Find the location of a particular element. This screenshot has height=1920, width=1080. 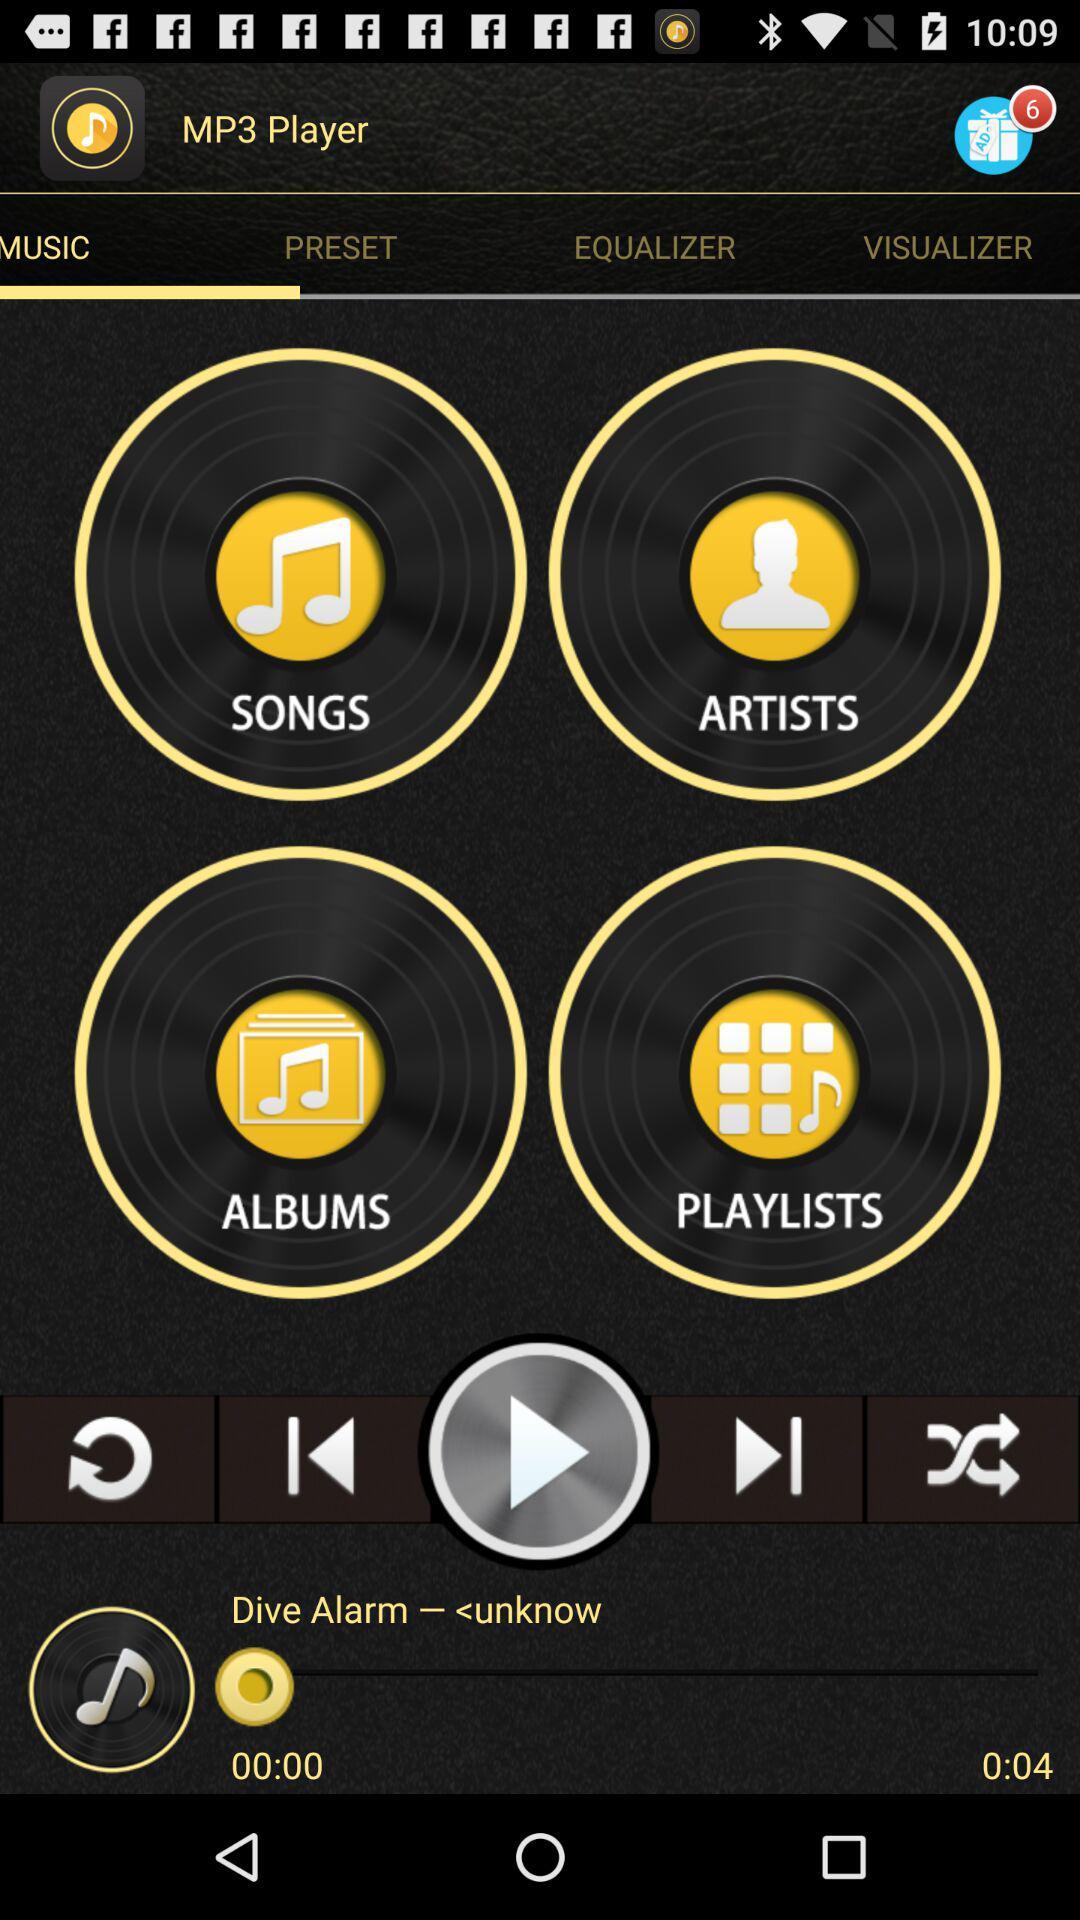

feature link is located at coordinates (775, 573).